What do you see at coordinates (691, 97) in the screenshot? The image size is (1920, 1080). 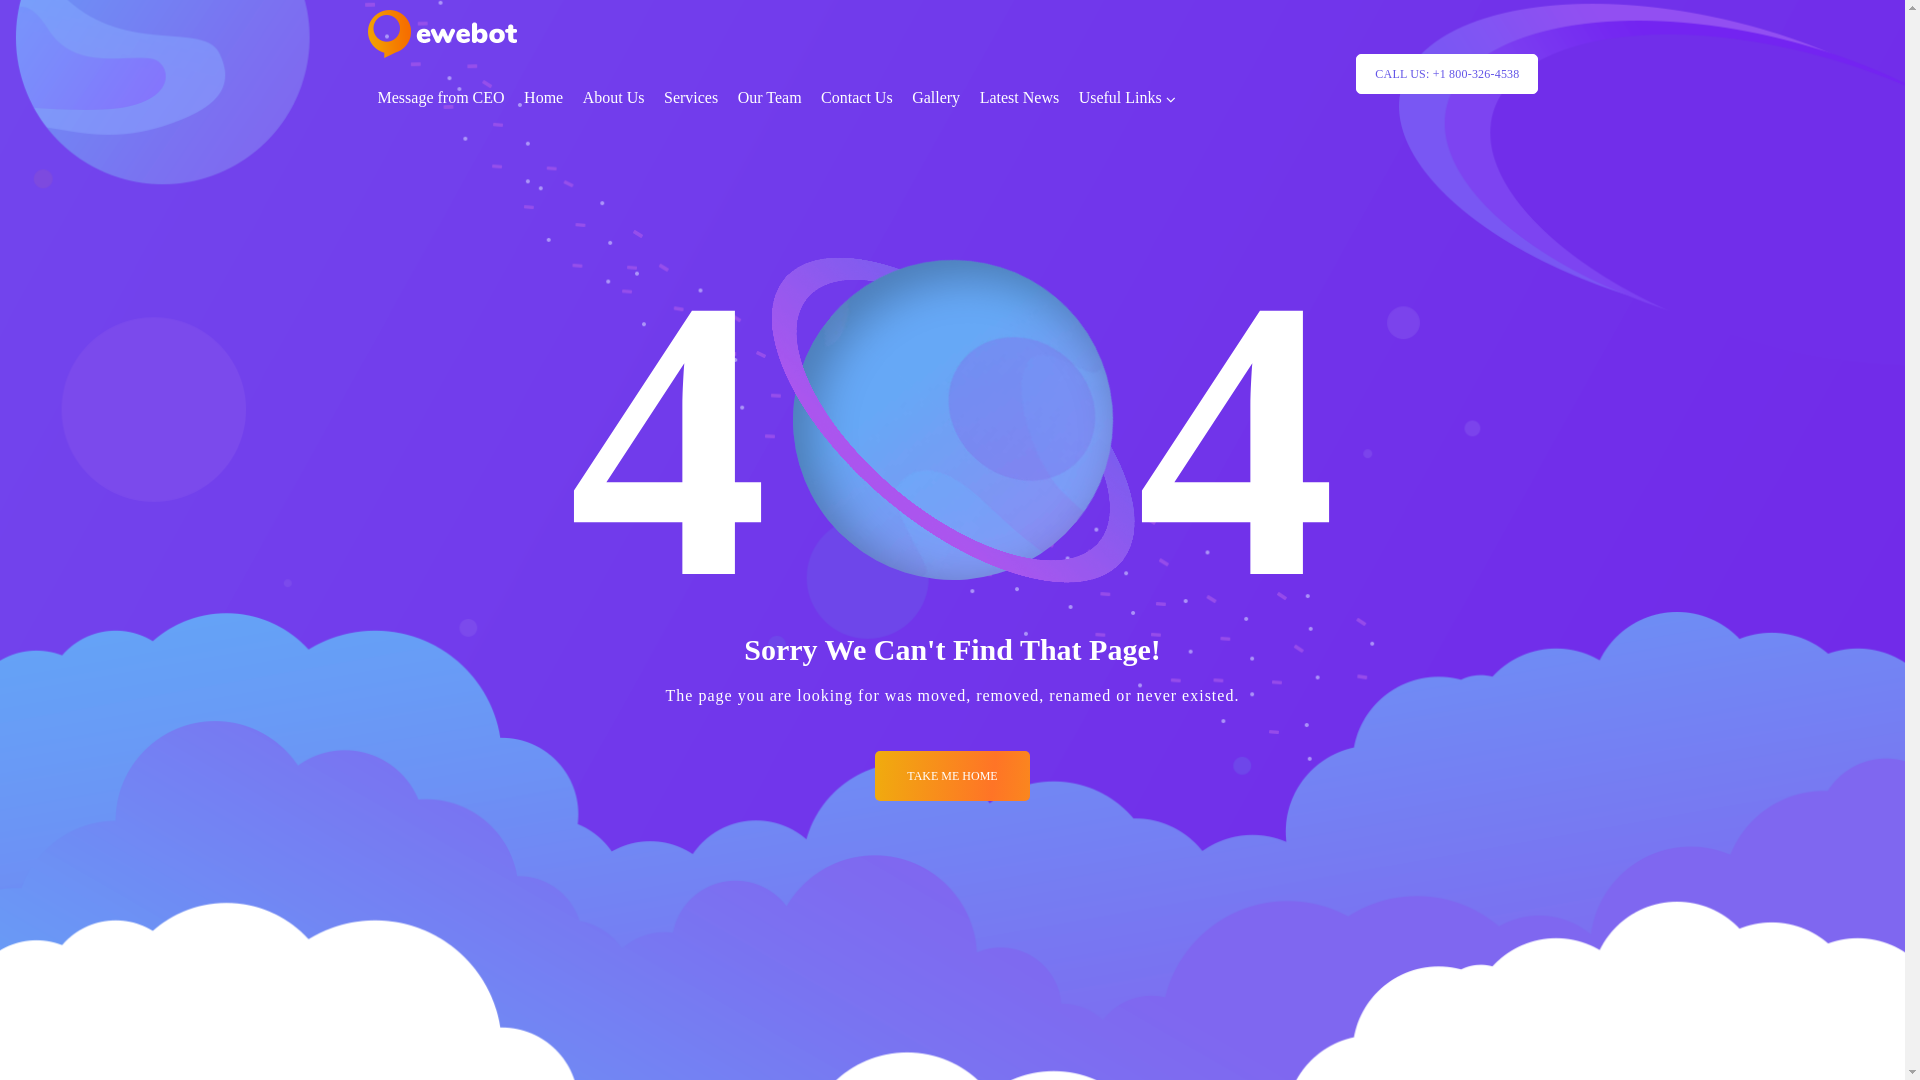 I see `'Services'` at bounding box center [691, 97].